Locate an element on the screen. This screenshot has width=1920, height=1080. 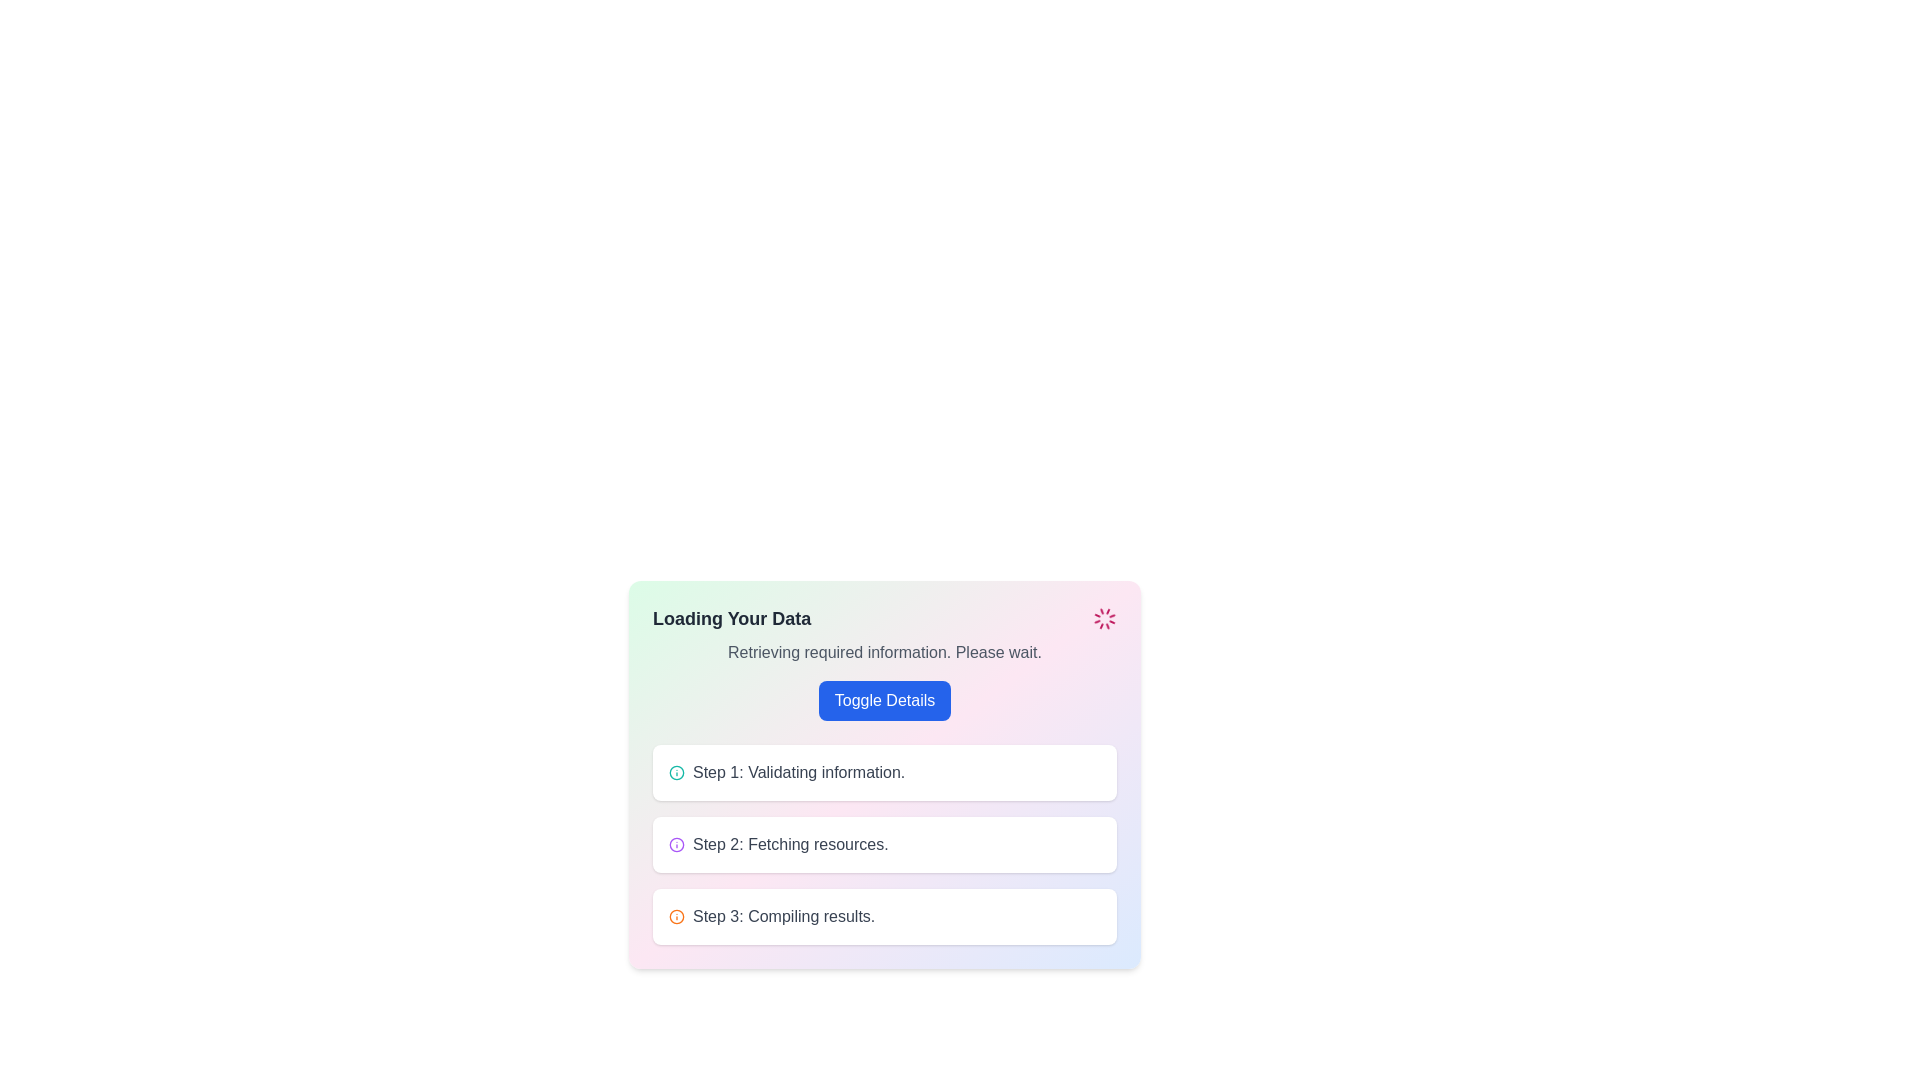
the interactive panel with the heading 'Loading Your Data' to read the progress updates is located at coordinates (883, 774).